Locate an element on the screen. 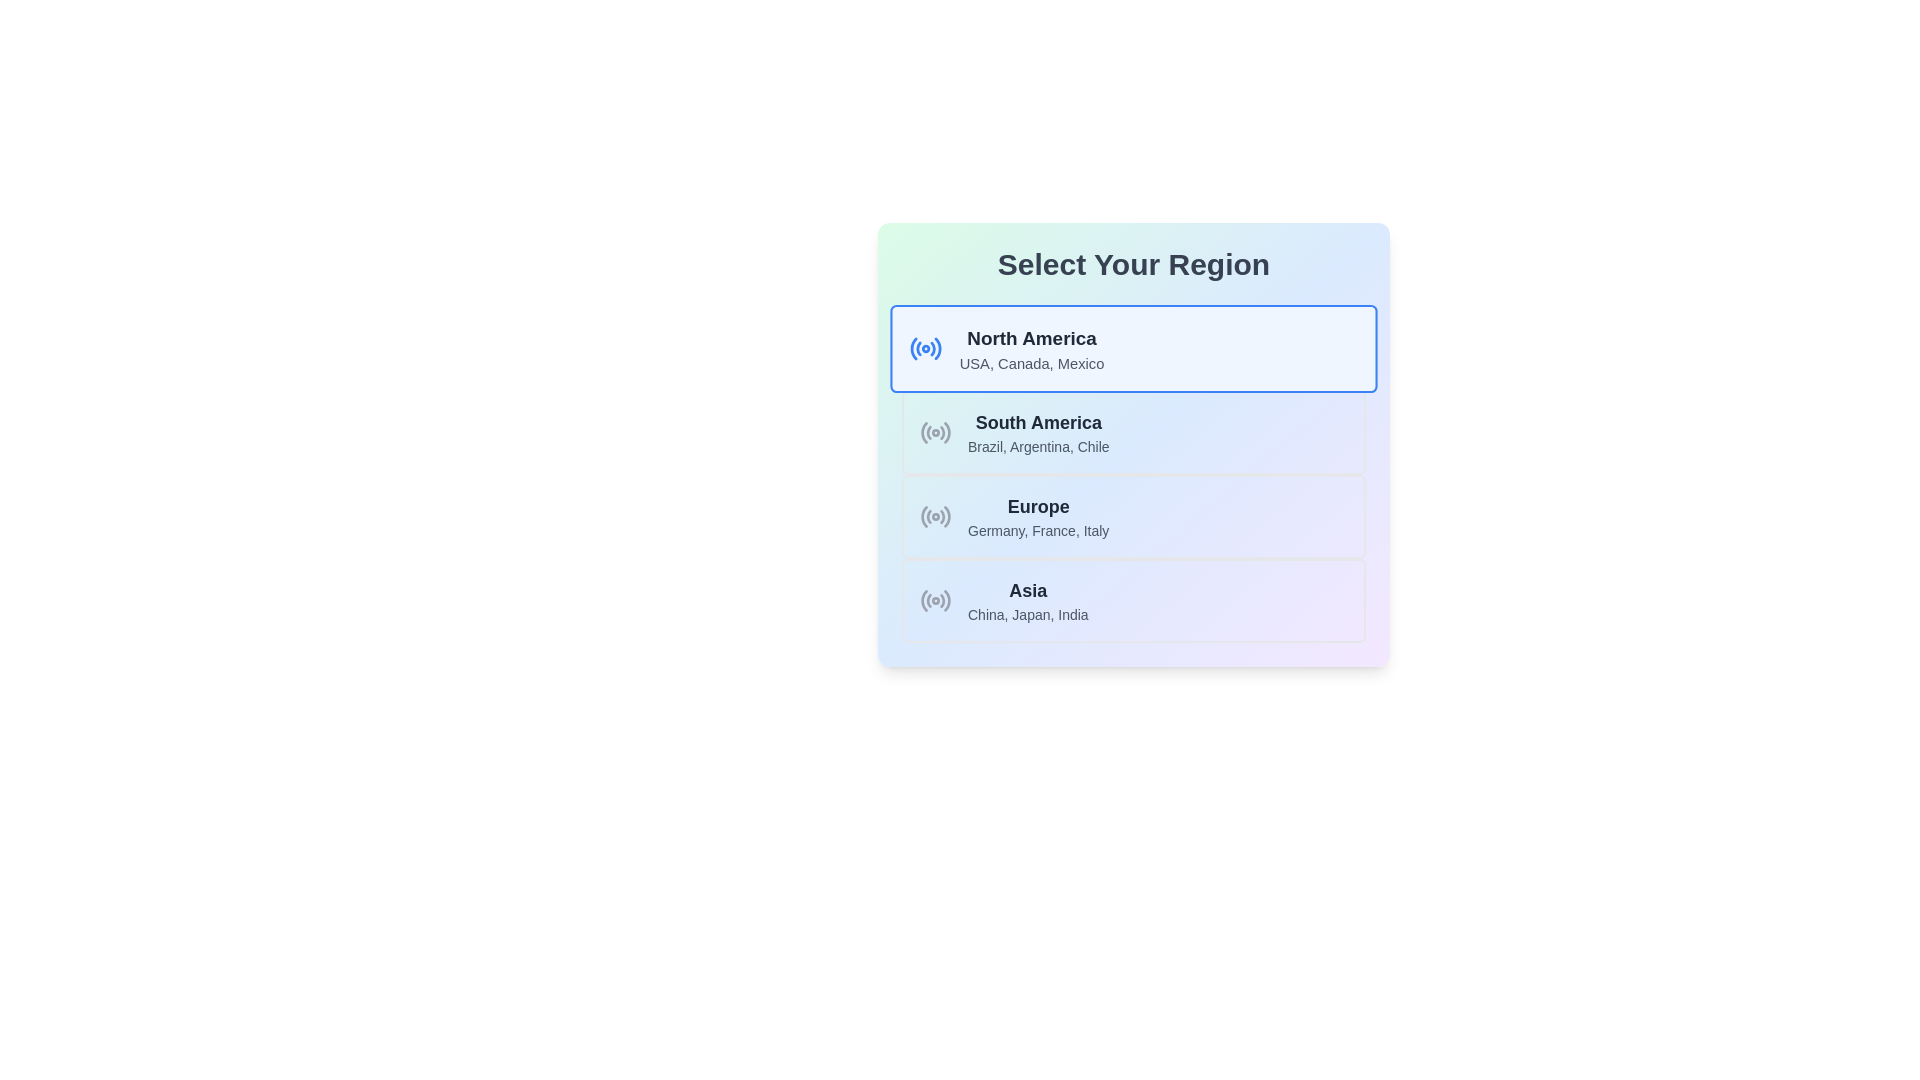 The height and width of the screenshot is (1080, 1920). the text label that reads 'Germany, France, Italy' which is styled in gray and located beneath the heading 'Europe' is located at coordinates (1038, 530).